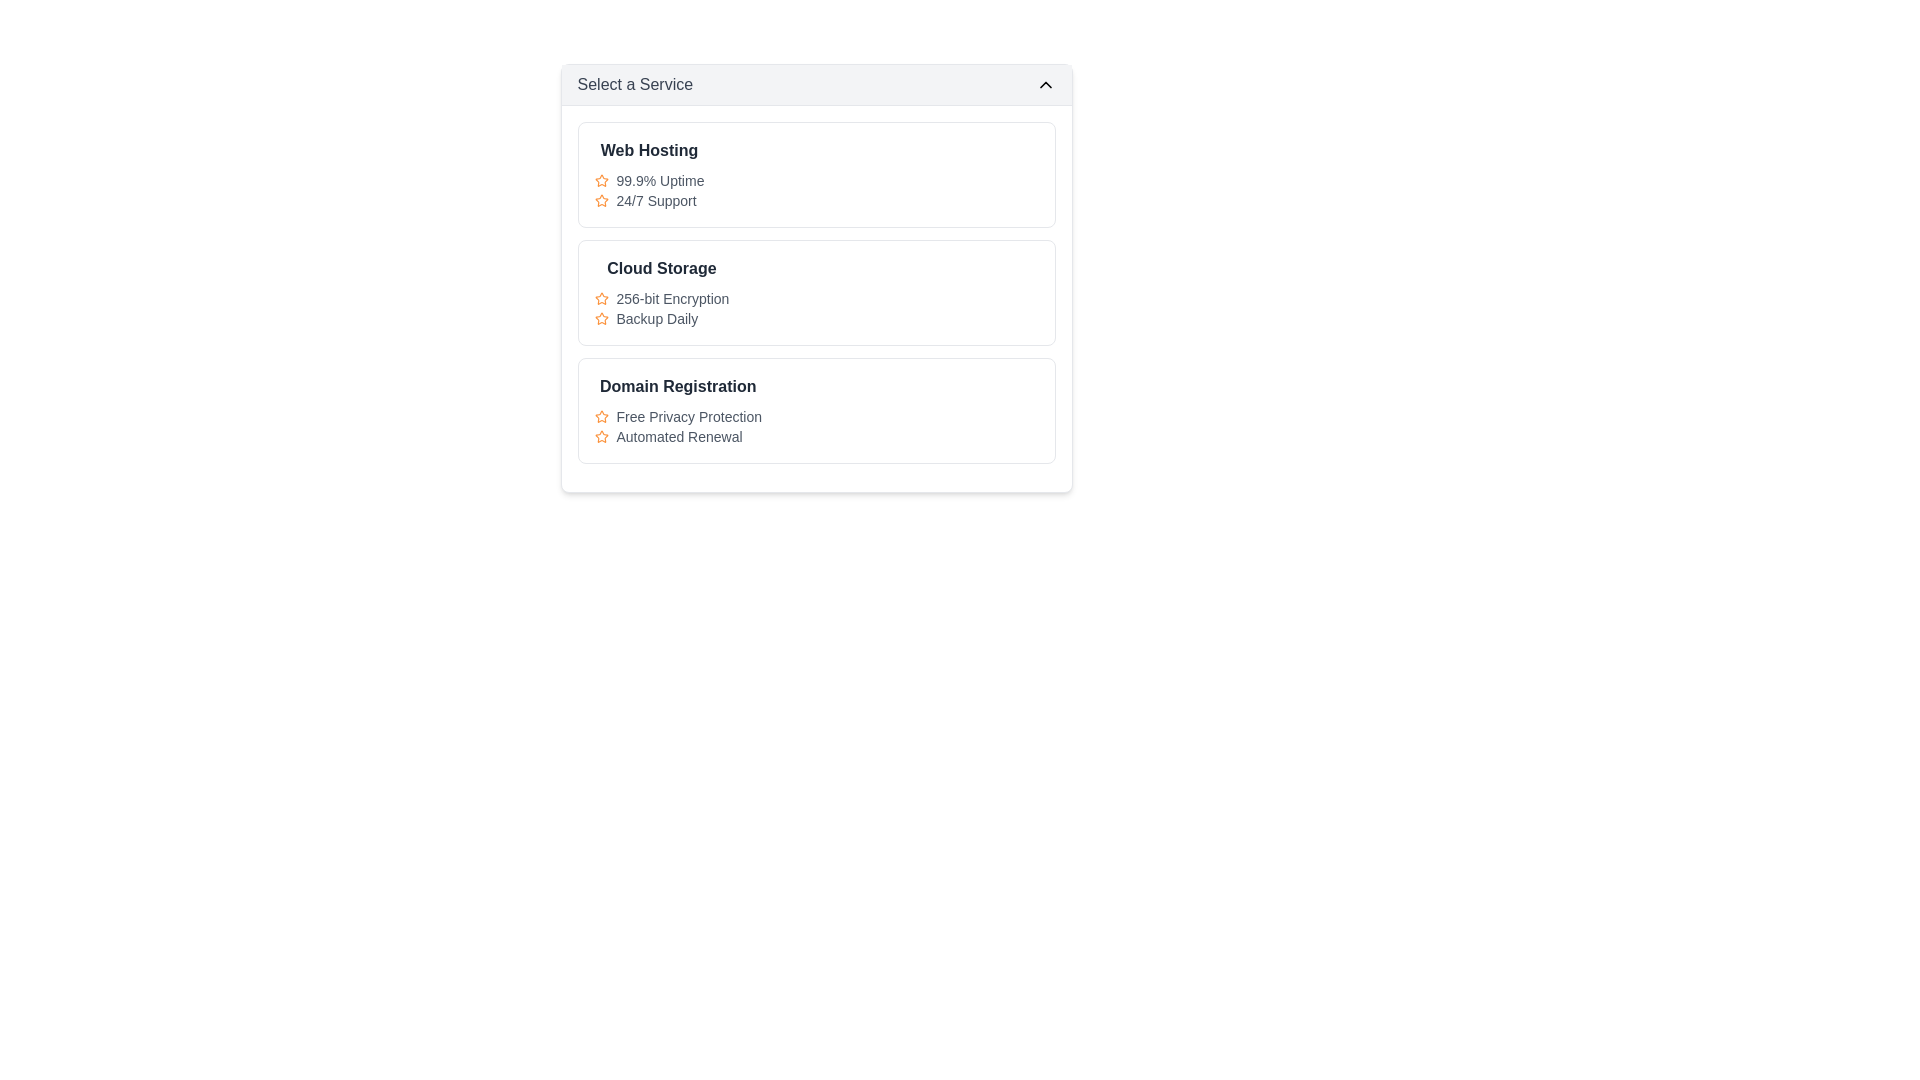 The image size is (1920, 1080). Describe the element at coordinates (600, 200) in the screenshot. I see `the first icon in the '24/7 Support' row under the 'Web Hosting' section` at that location.